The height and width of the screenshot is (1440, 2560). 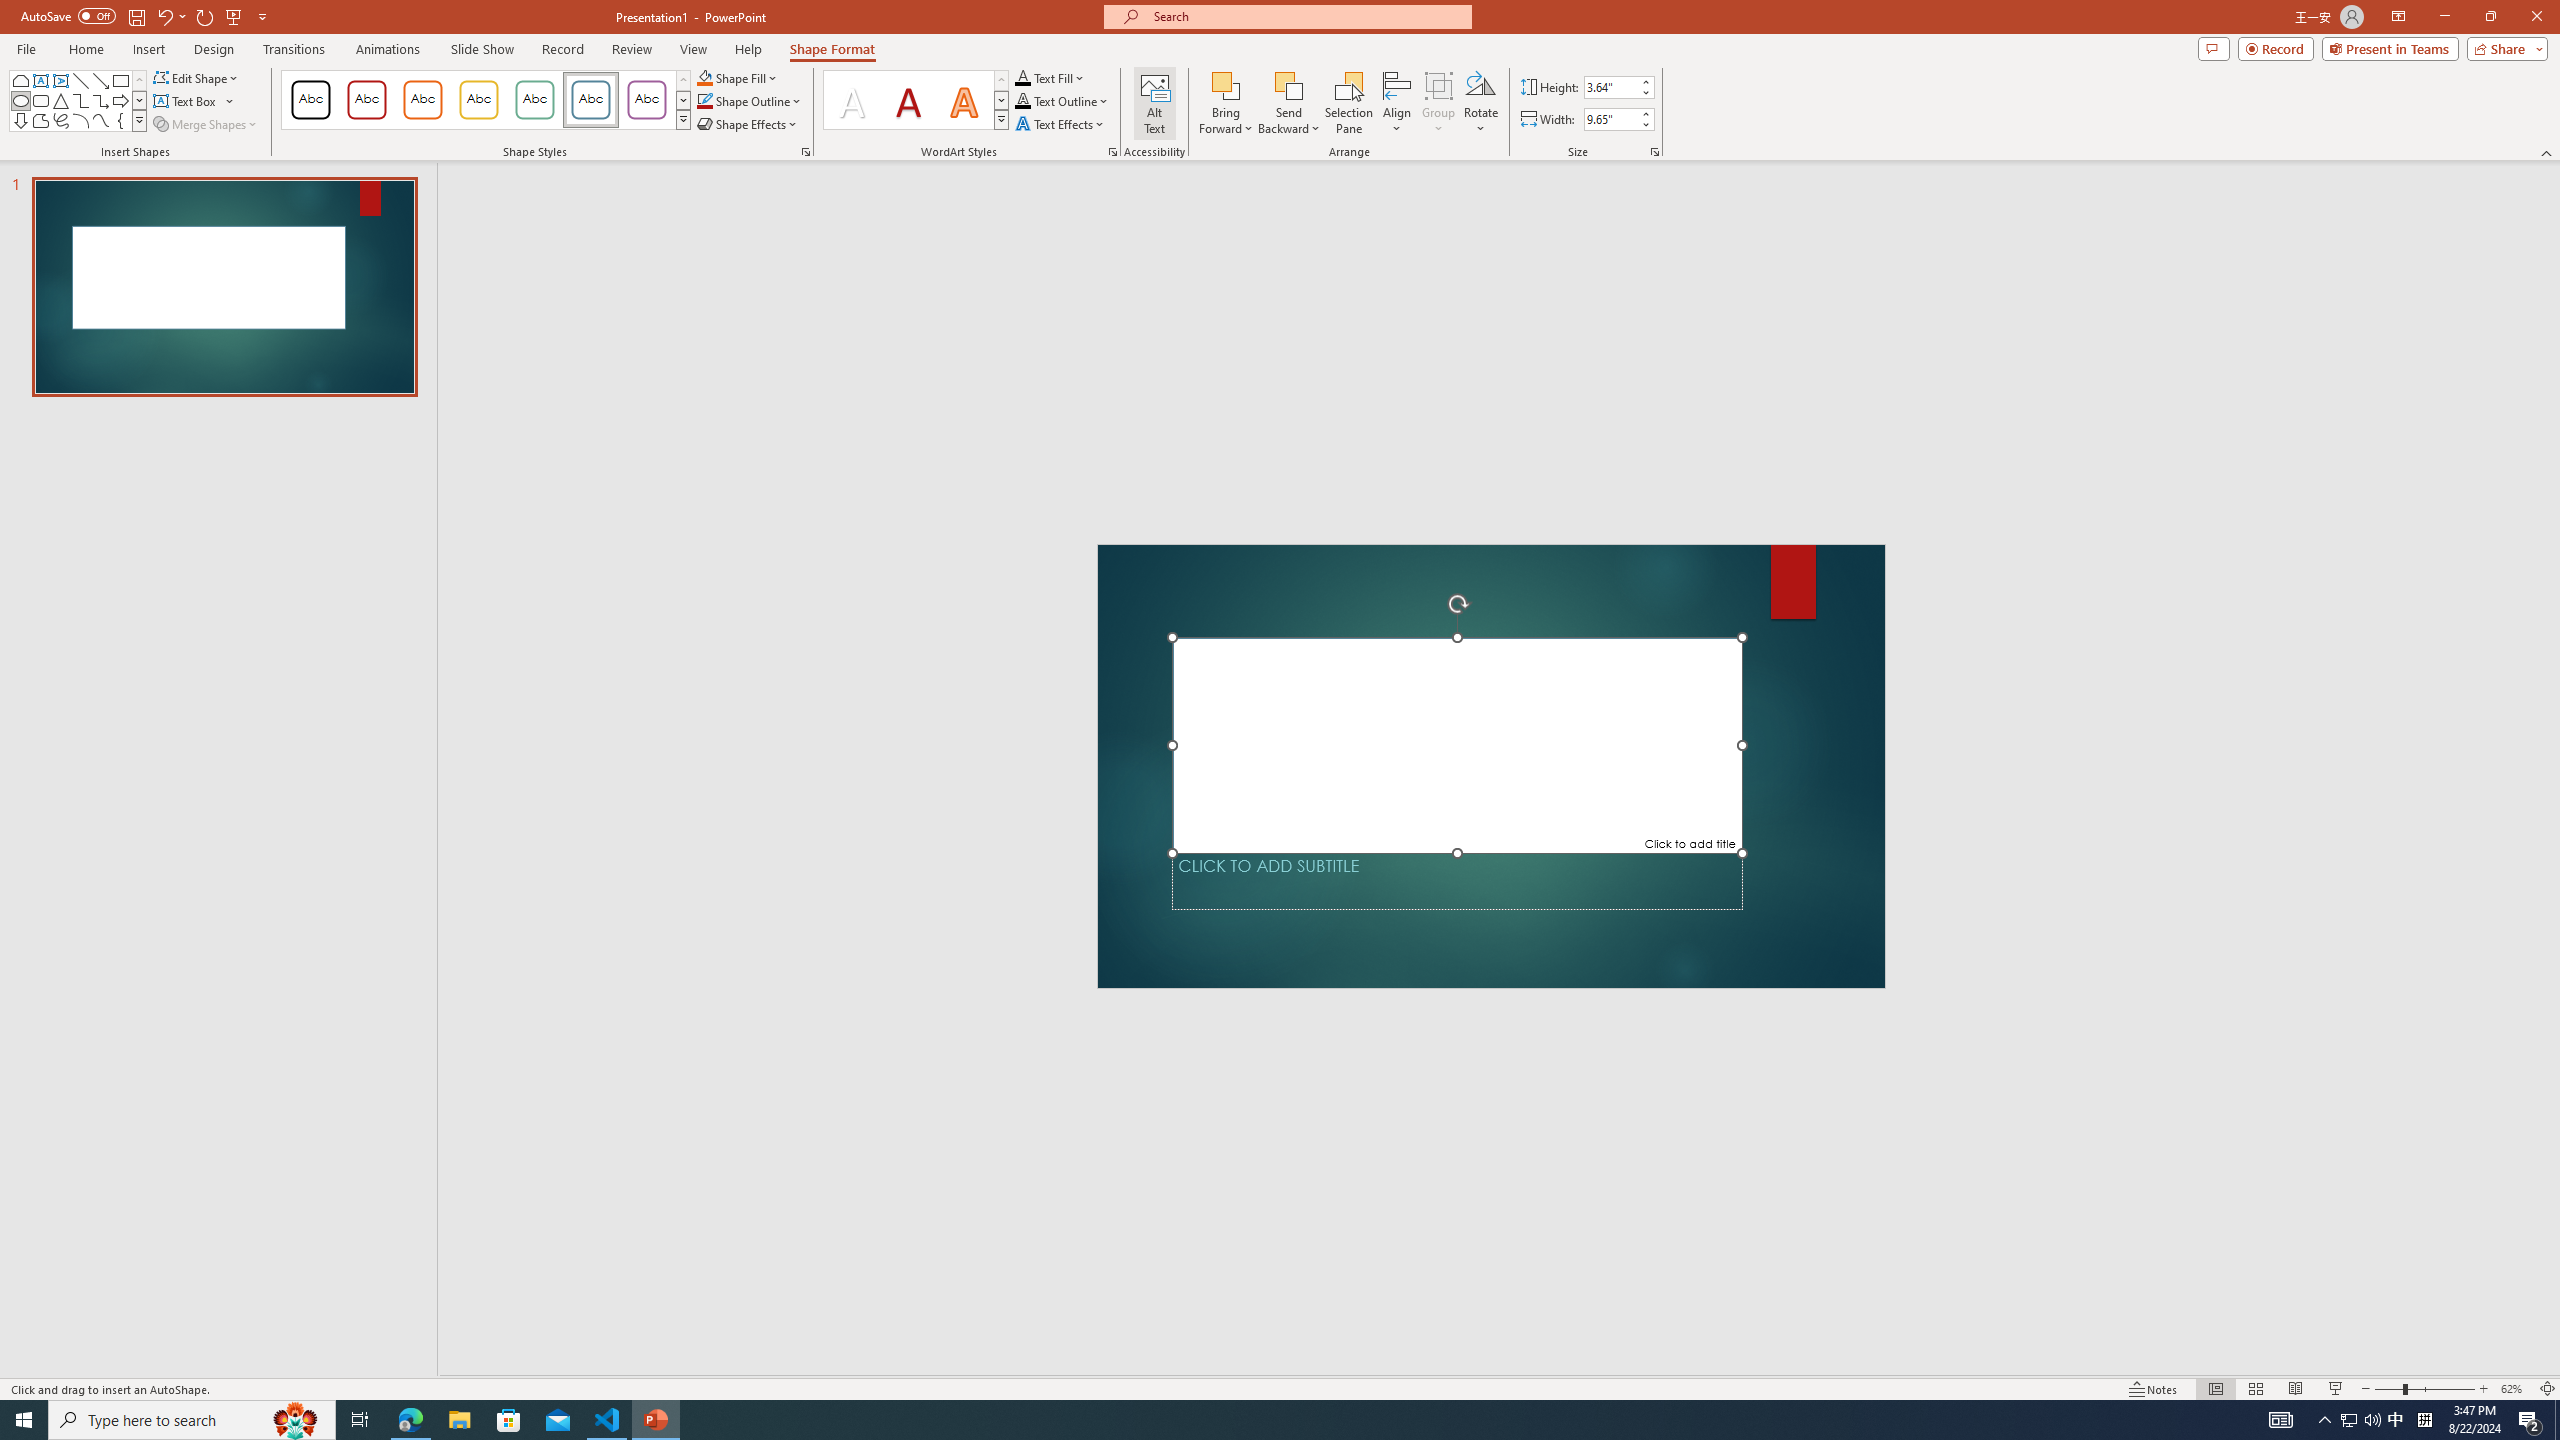 I want to click on 'Title TextBox', so click(x=1455, y=744).